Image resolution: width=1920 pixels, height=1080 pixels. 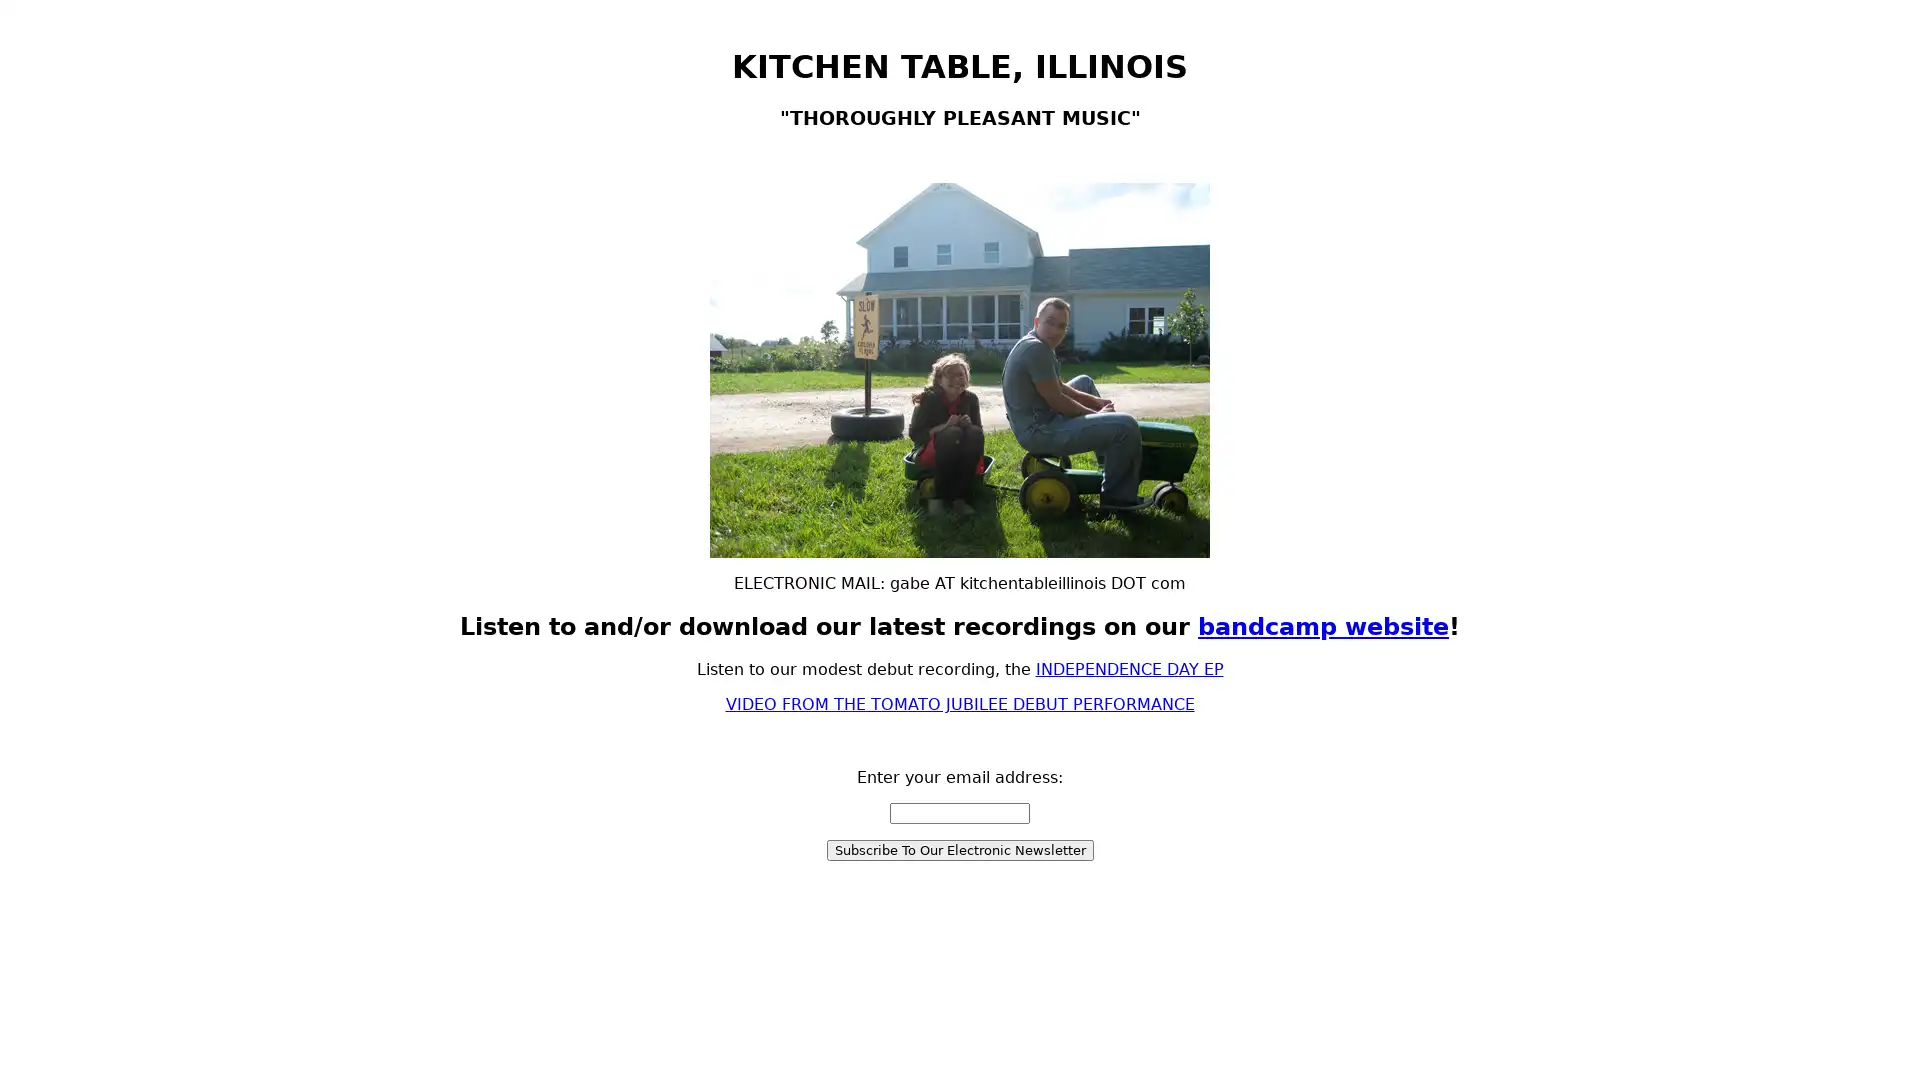 What do you see at coordinates (958, 850) in the screenshot?
I see `Subscribe To Our Electronic Newsletter` at bounding box center [958, 850].